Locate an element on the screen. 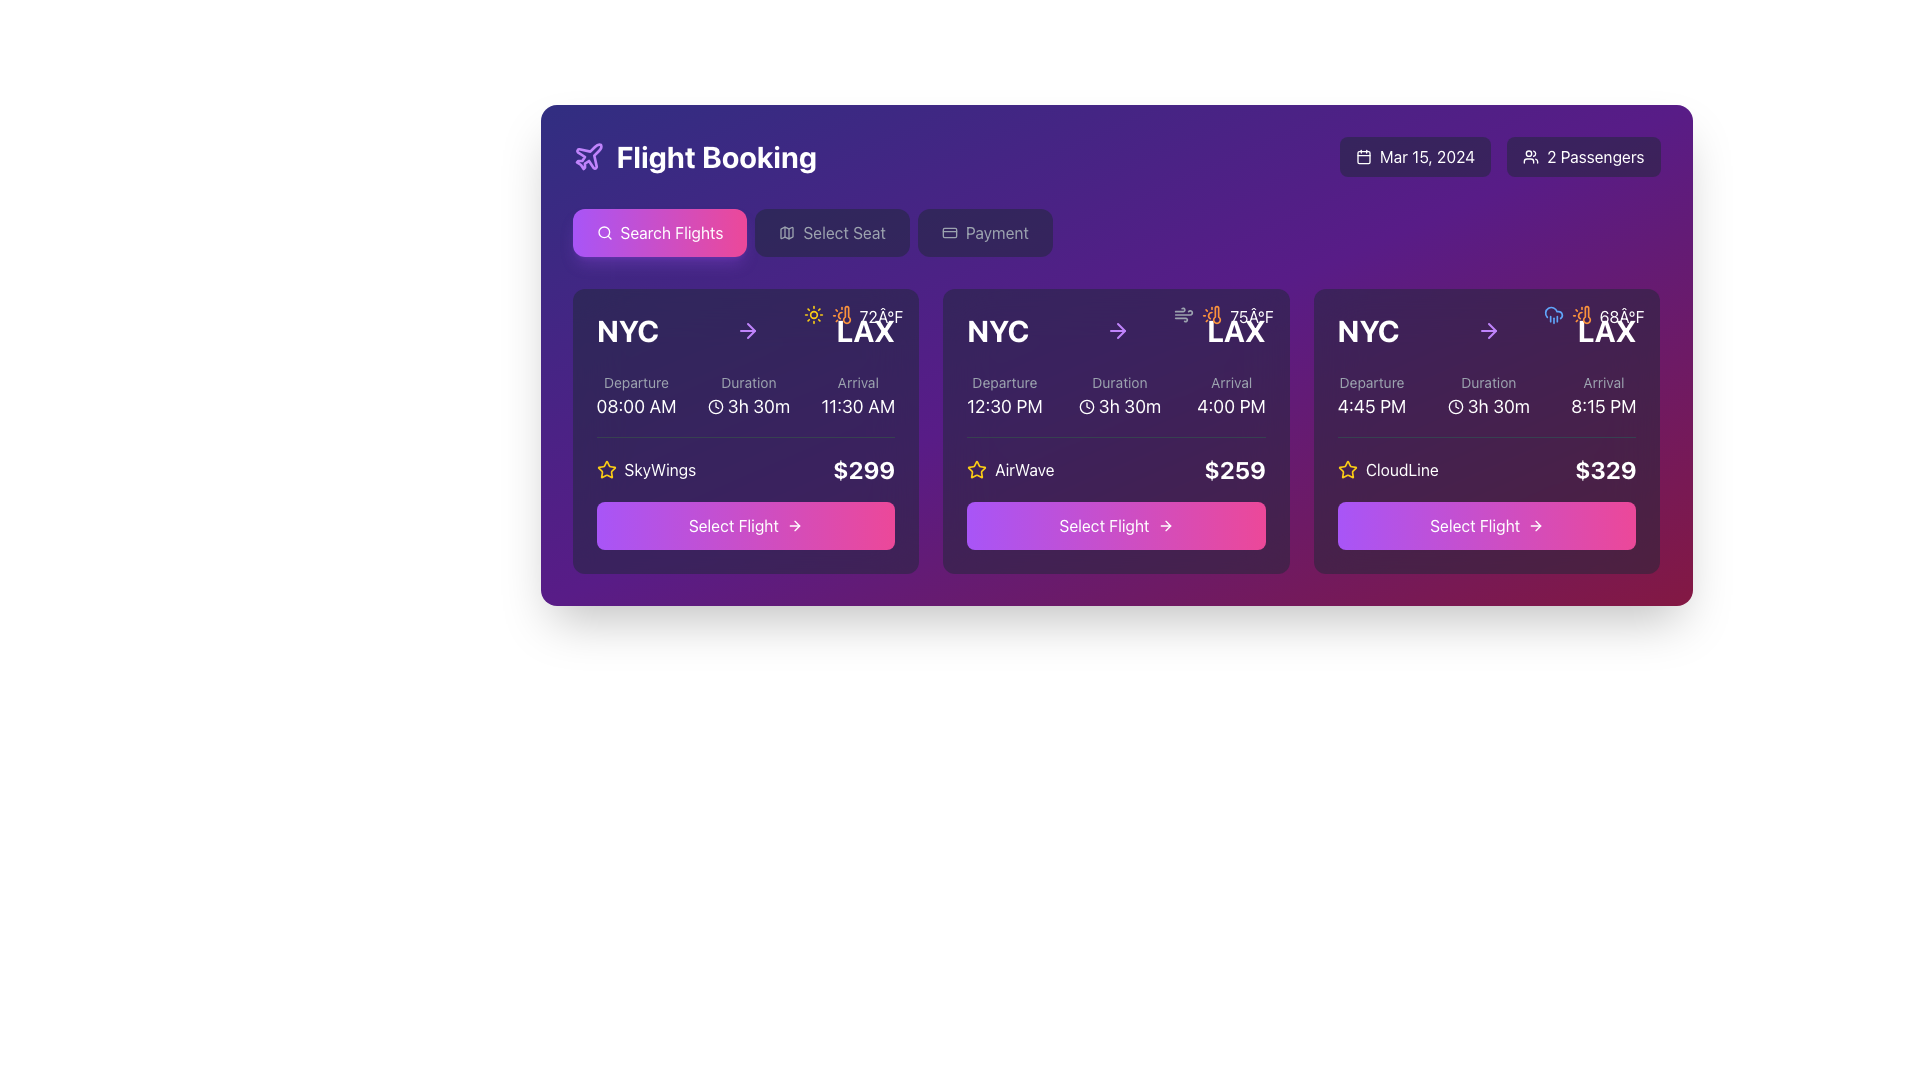 This screenshot has width=1920, height=1080. the 'Arrival' text label, which displays '11:30 AM' in larger white font, located in the arrival section of the first flight itinerary card is located at coordinates (858, 397).